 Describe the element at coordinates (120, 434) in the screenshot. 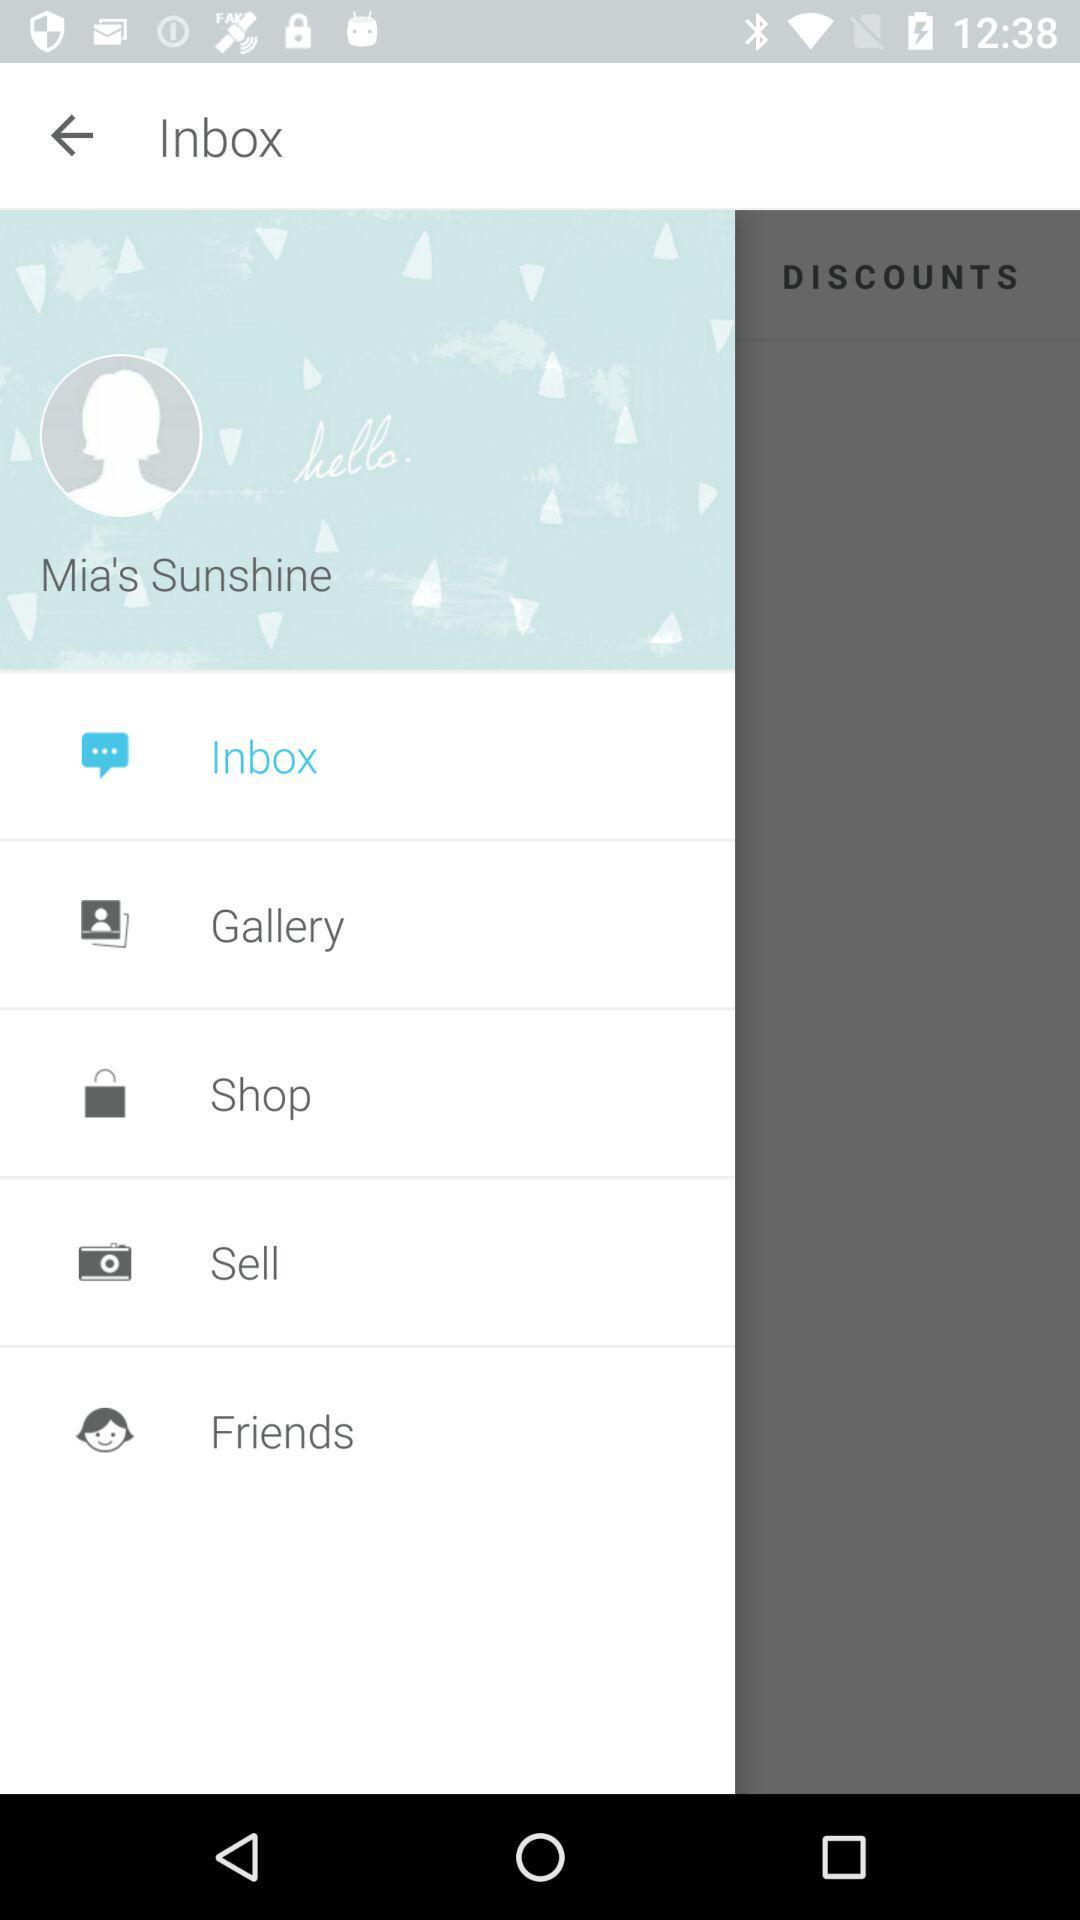

I see `icon below the messages app` at that location.